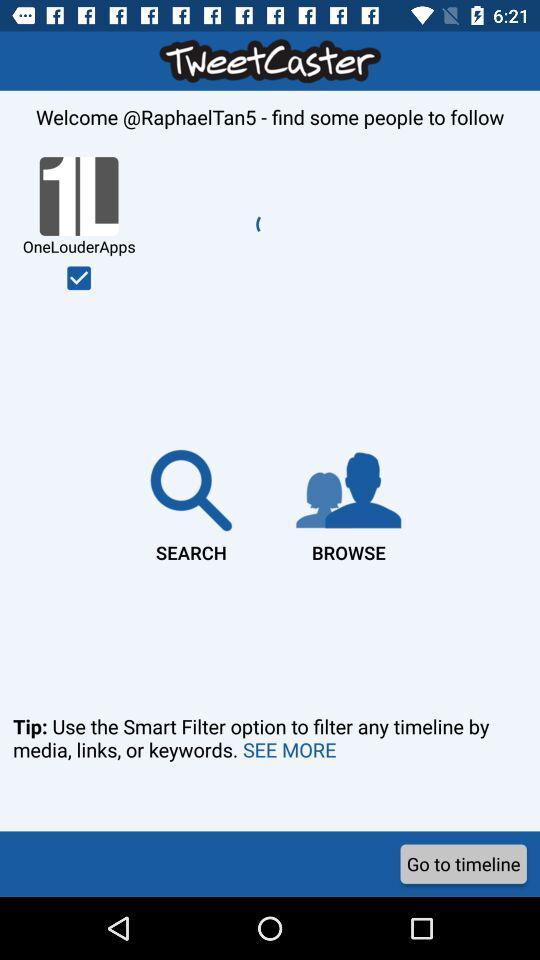 This screenshot has width=540, height=960. Describe the element at coordinates (78, 277) in the screenshot. I see `follow` at that location.